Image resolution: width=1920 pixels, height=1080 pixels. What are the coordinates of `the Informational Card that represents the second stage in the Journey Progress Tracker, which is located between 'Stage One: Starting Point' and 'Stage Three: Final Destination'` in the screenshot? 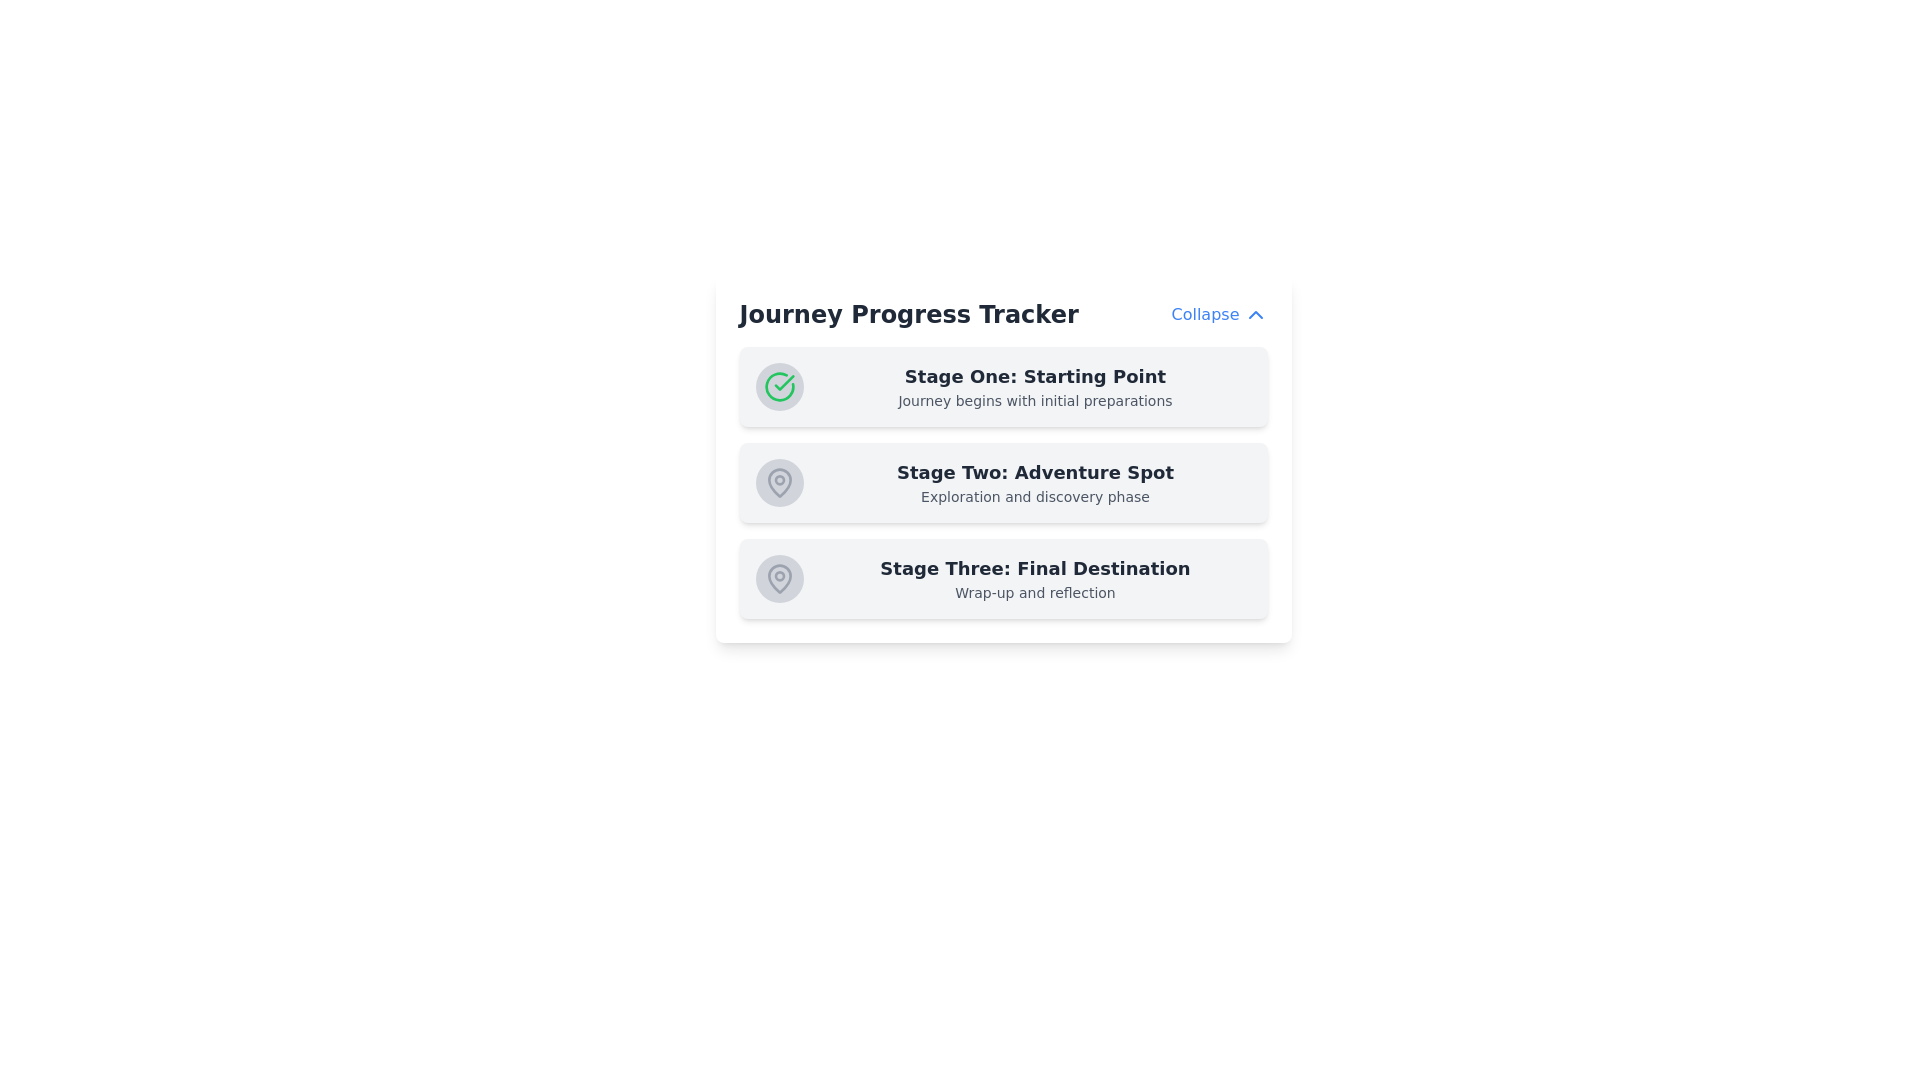 It's located at (1003, 459).